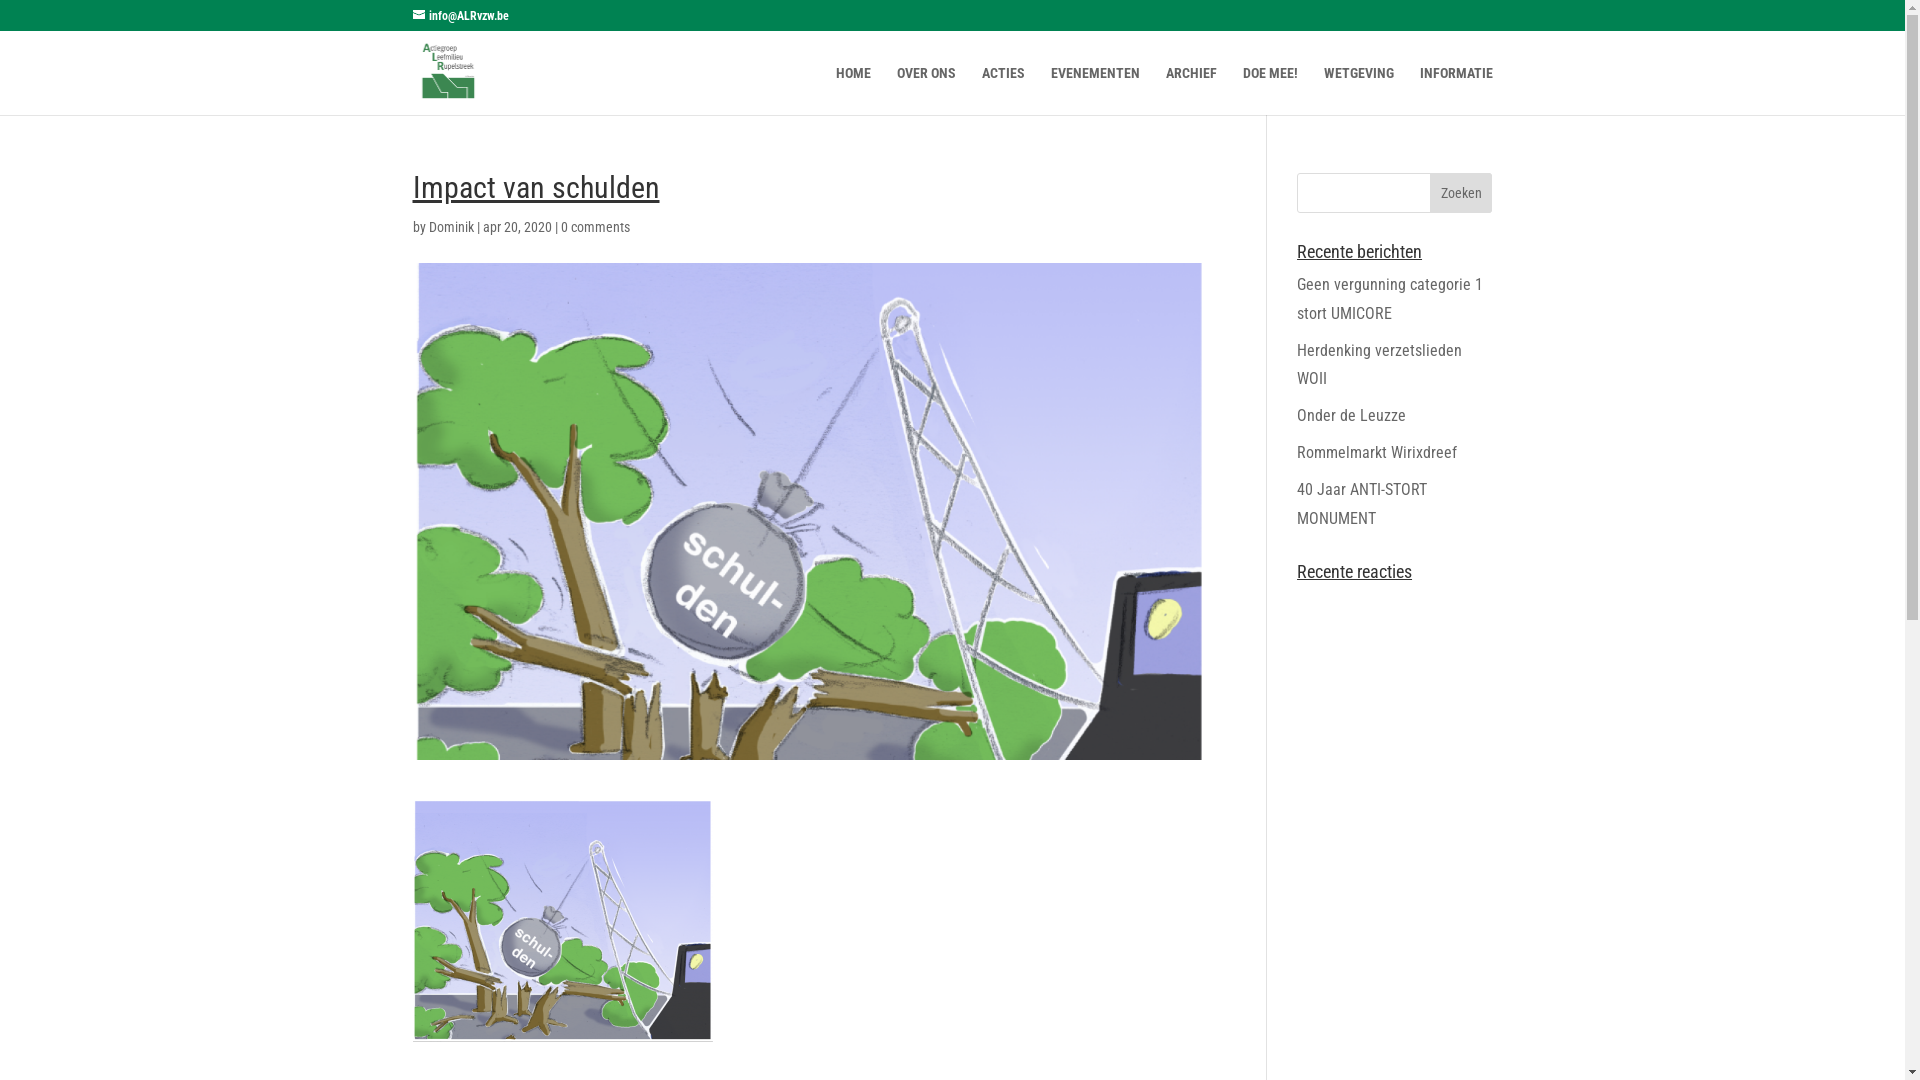  I want to click on '0 comments', so click(593, 226).